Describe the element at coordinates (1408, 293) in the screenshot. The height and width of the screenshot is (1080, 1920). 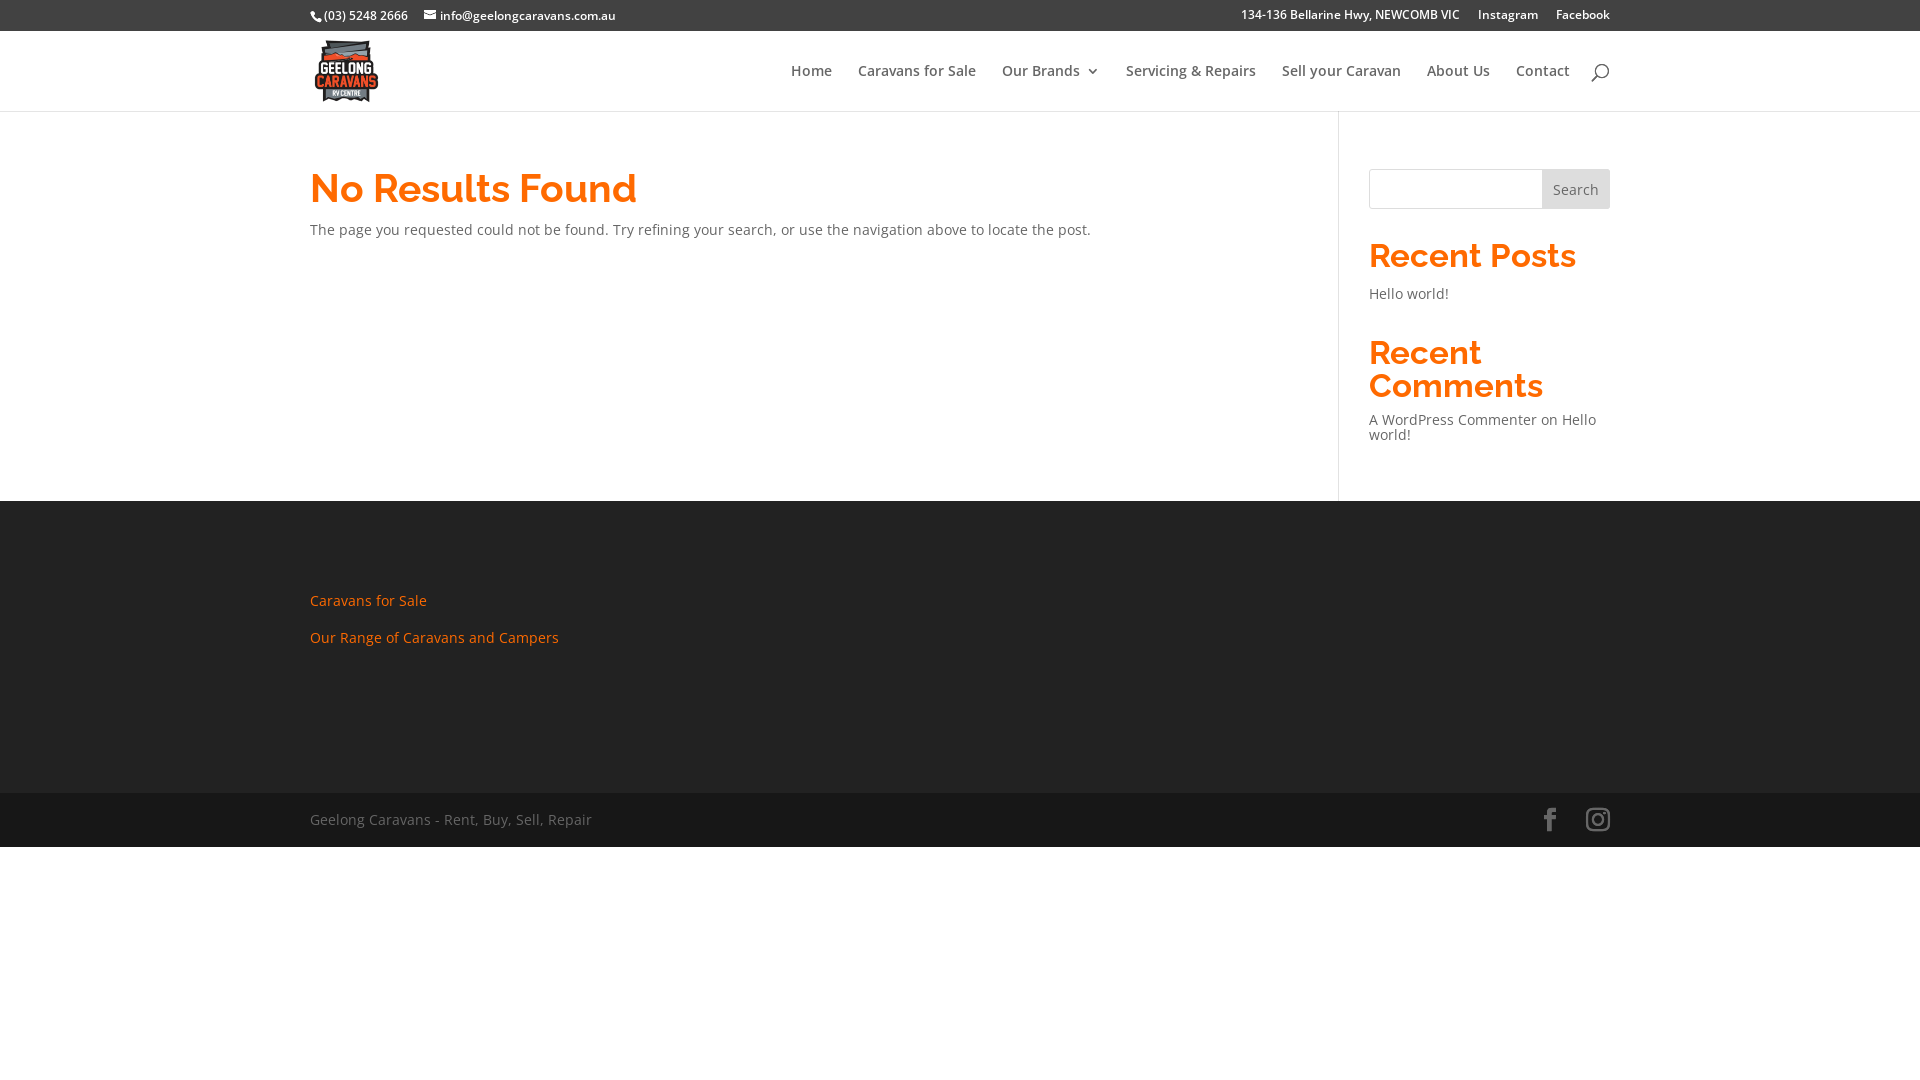
I see `'Hello world!'` at that location.